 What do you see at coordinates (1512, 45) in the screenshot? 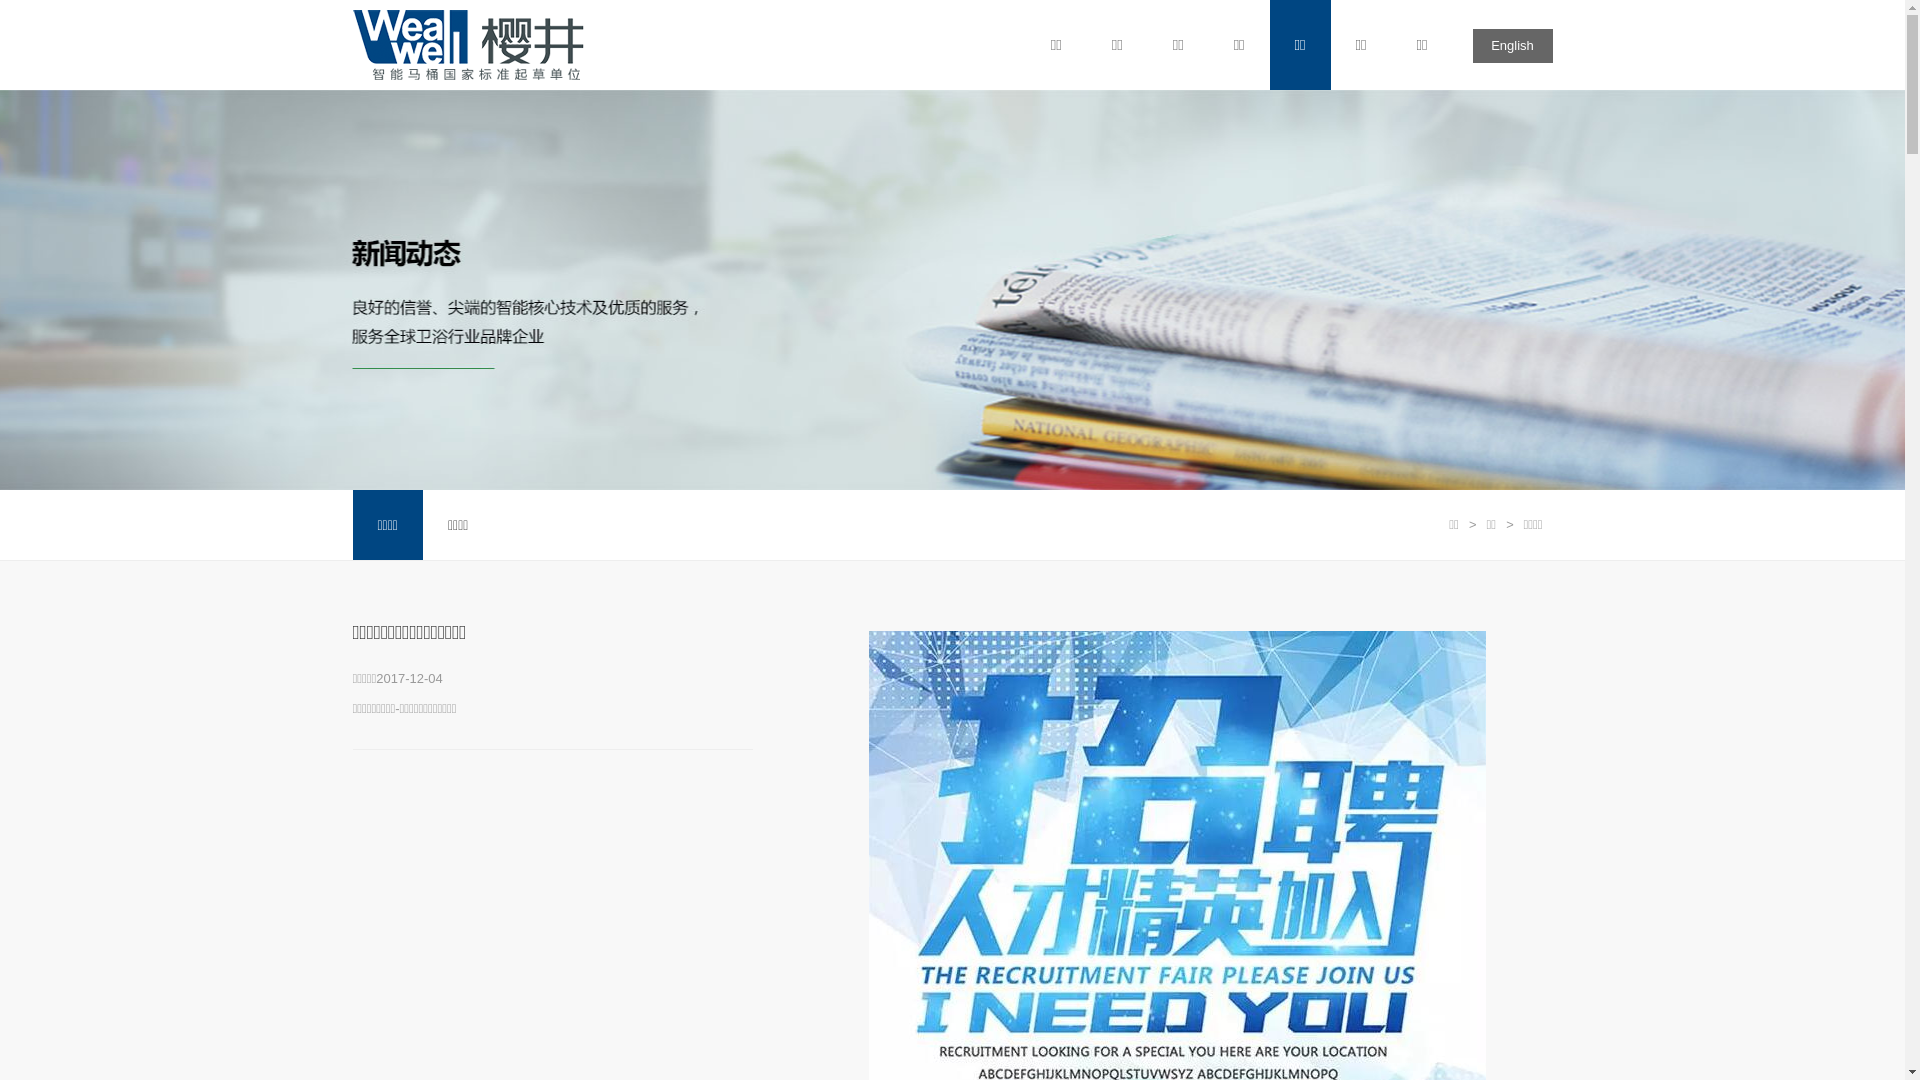
I see `'English'` at bounding box center [1512, 45].